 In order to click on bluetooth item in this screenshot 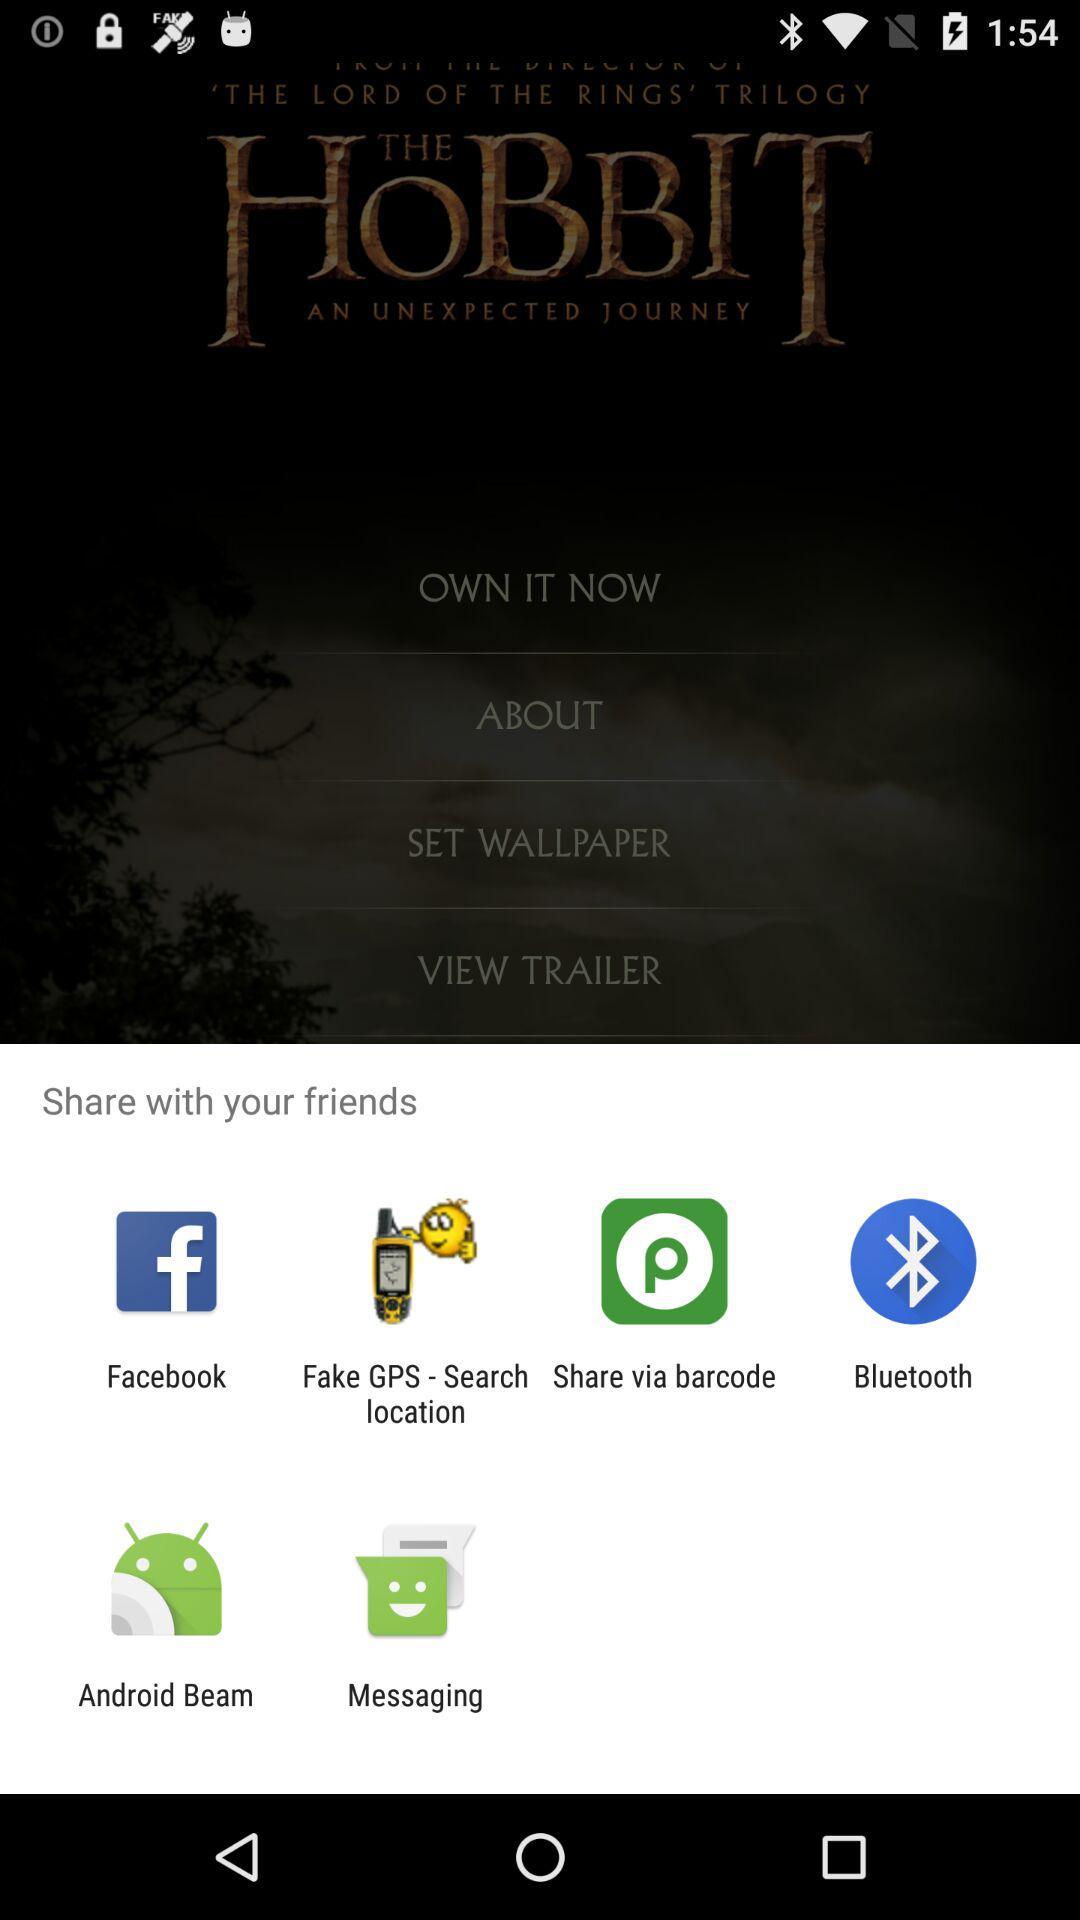, I will do `click(913, 1392)`.